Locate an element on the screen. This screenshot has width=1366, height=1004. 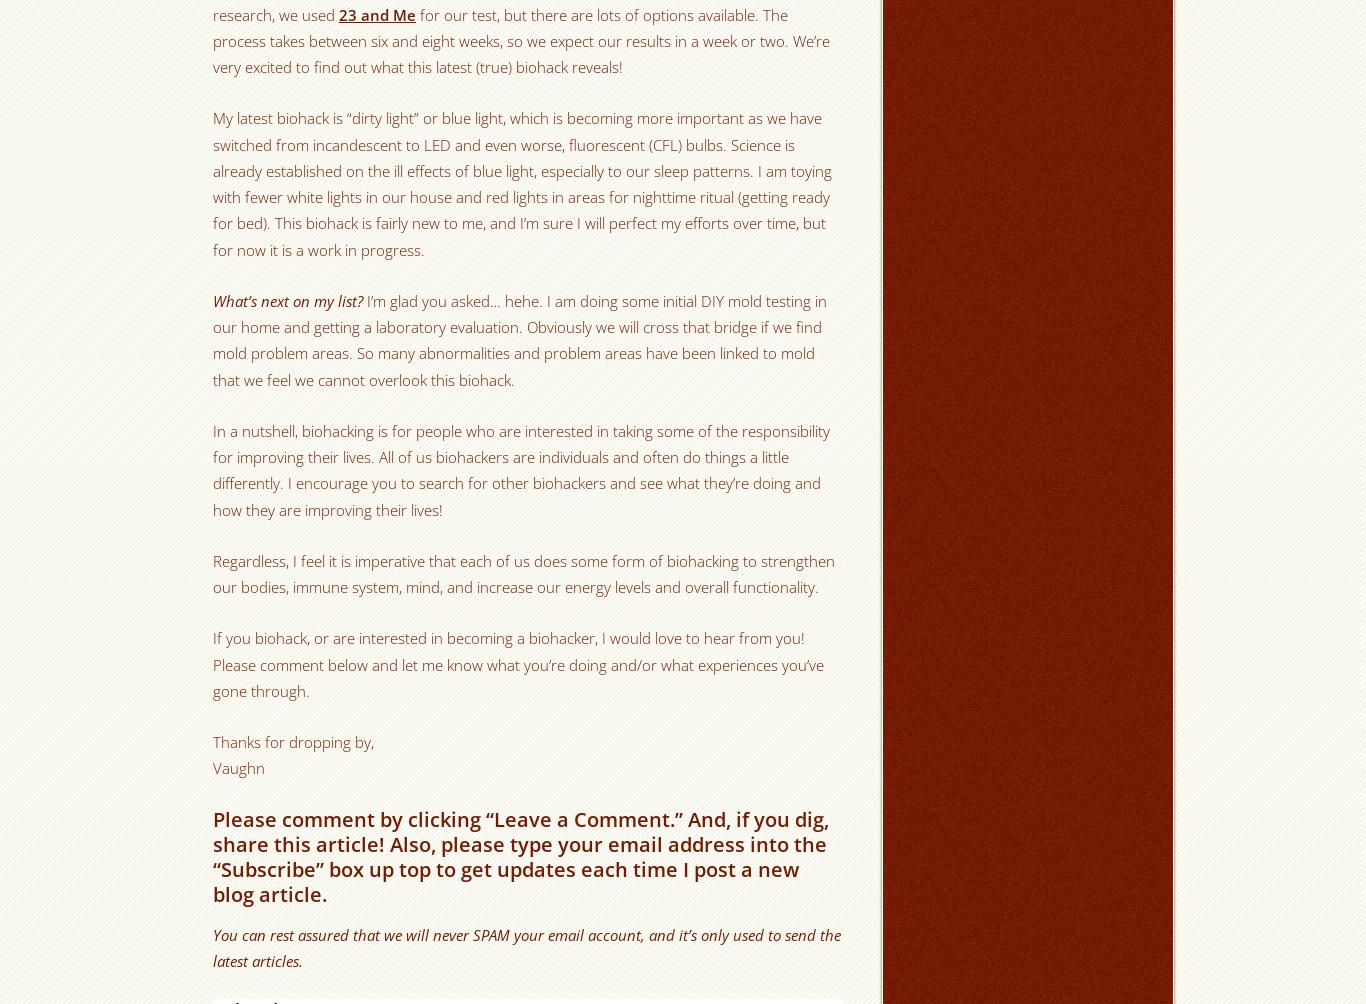
'Thanks for dropping by,' is located at coordinates (293, 740).